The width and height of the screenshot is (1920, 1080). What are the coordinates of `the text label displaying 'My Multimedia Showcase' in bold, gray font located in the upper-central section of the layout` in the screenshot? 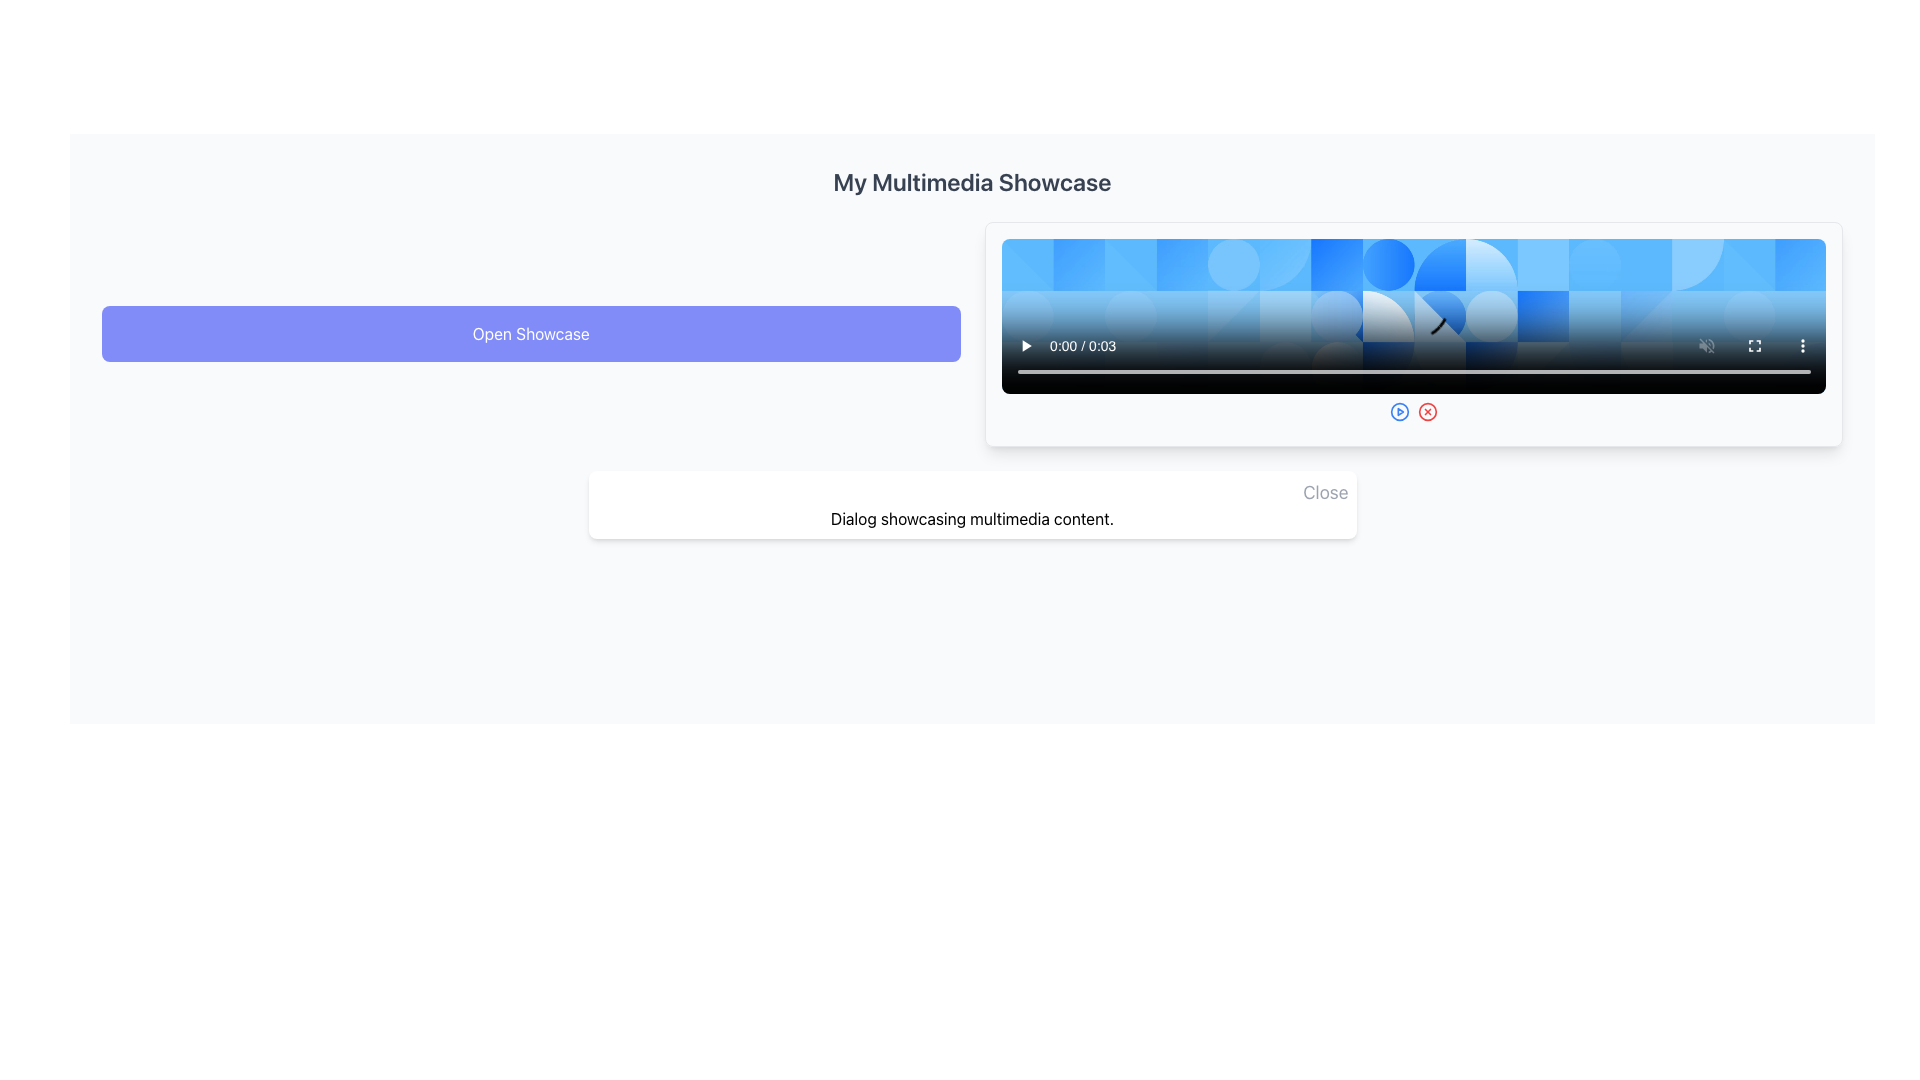 It's located at (972, 181).